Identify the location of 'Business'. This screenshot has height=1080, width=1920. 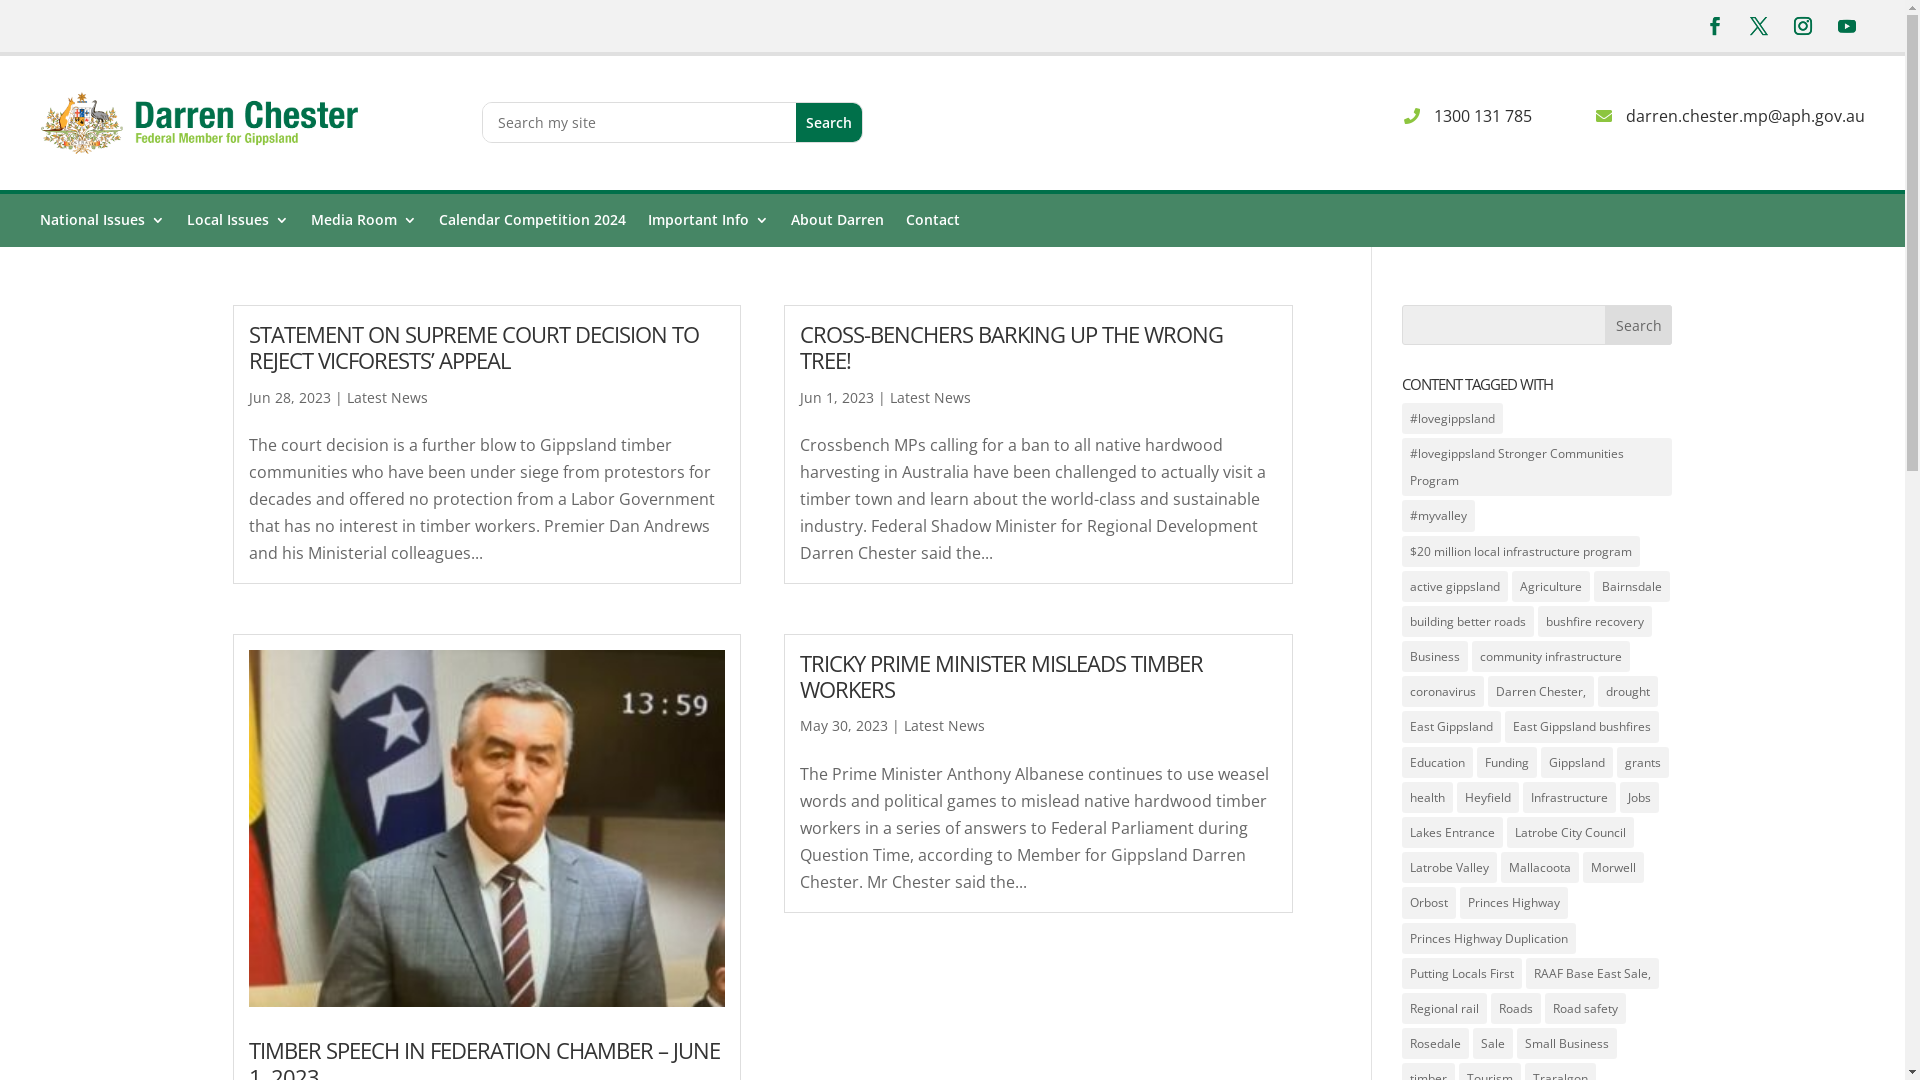
(1434, 656).